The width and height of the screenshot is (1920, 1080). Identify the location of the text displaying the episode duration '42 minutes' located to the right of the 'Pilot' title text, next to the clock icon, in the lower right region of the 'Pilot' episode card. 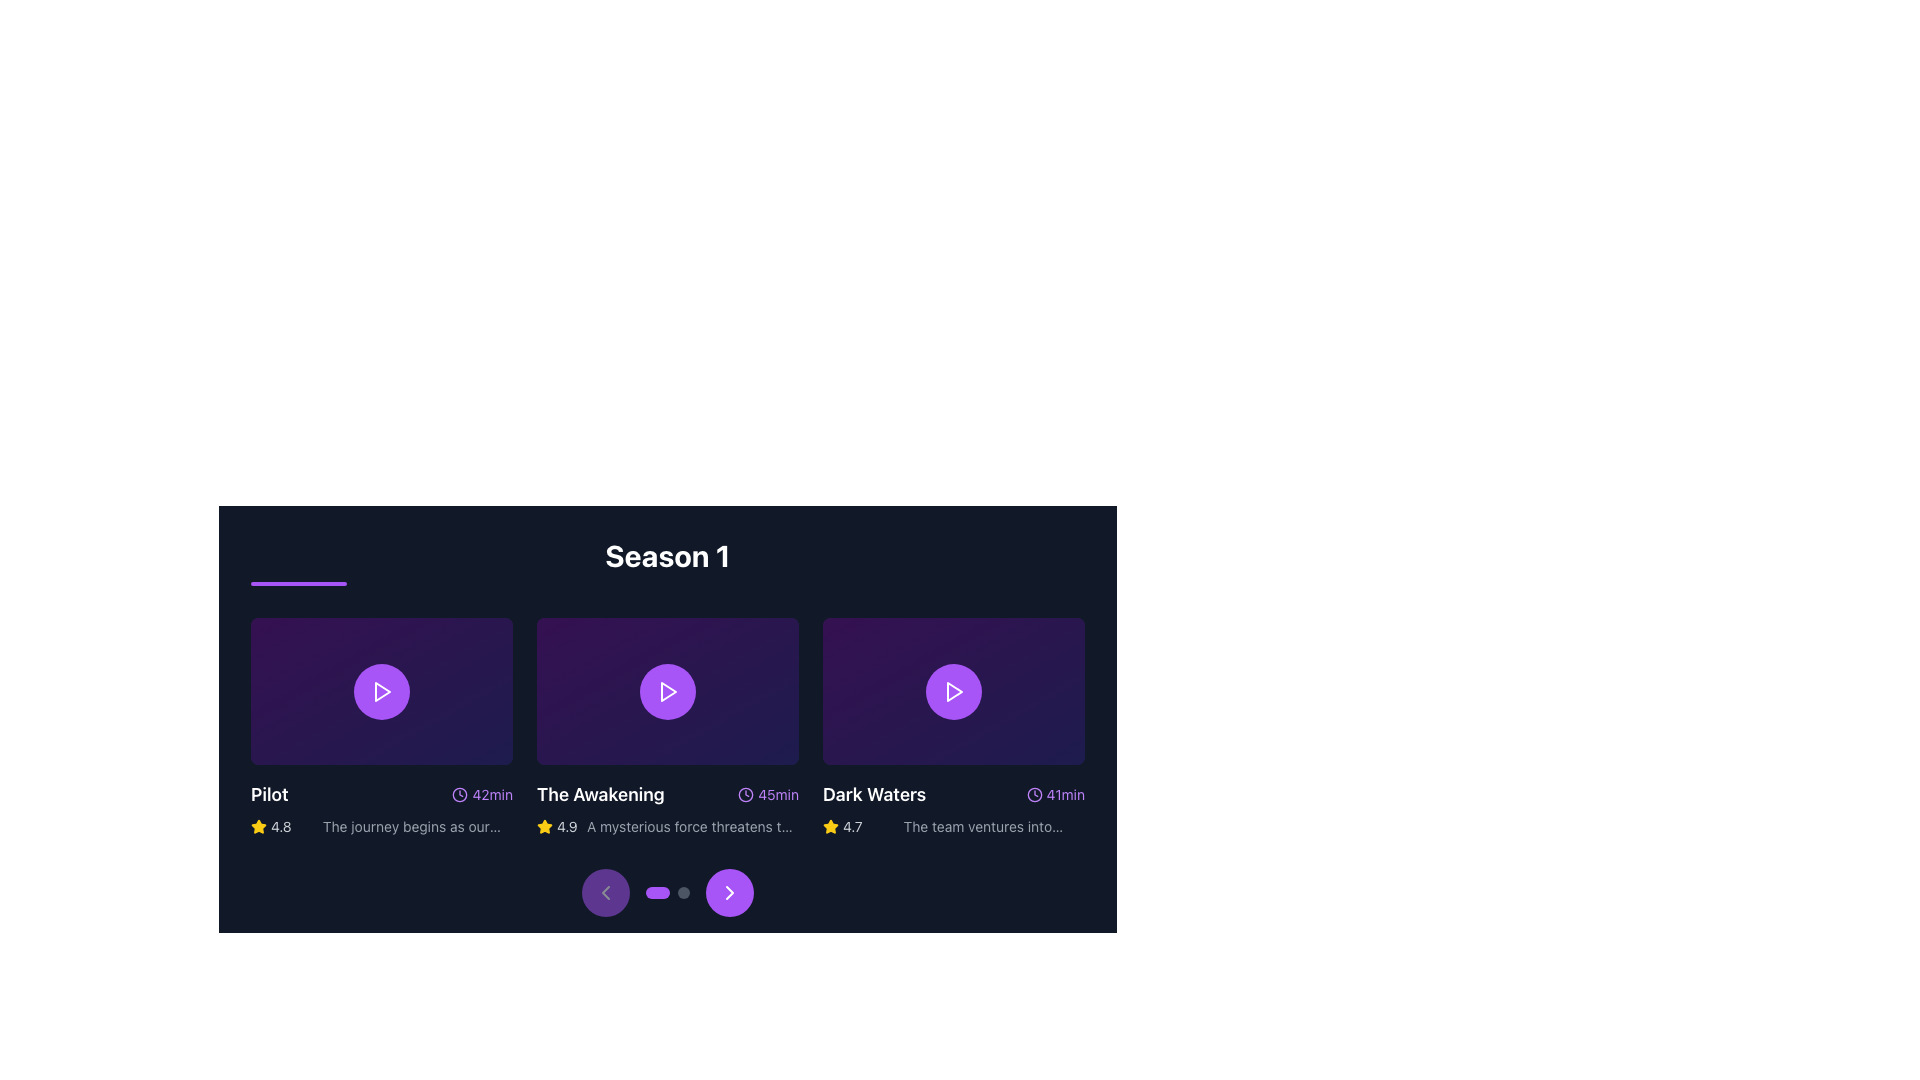
(482, 794).